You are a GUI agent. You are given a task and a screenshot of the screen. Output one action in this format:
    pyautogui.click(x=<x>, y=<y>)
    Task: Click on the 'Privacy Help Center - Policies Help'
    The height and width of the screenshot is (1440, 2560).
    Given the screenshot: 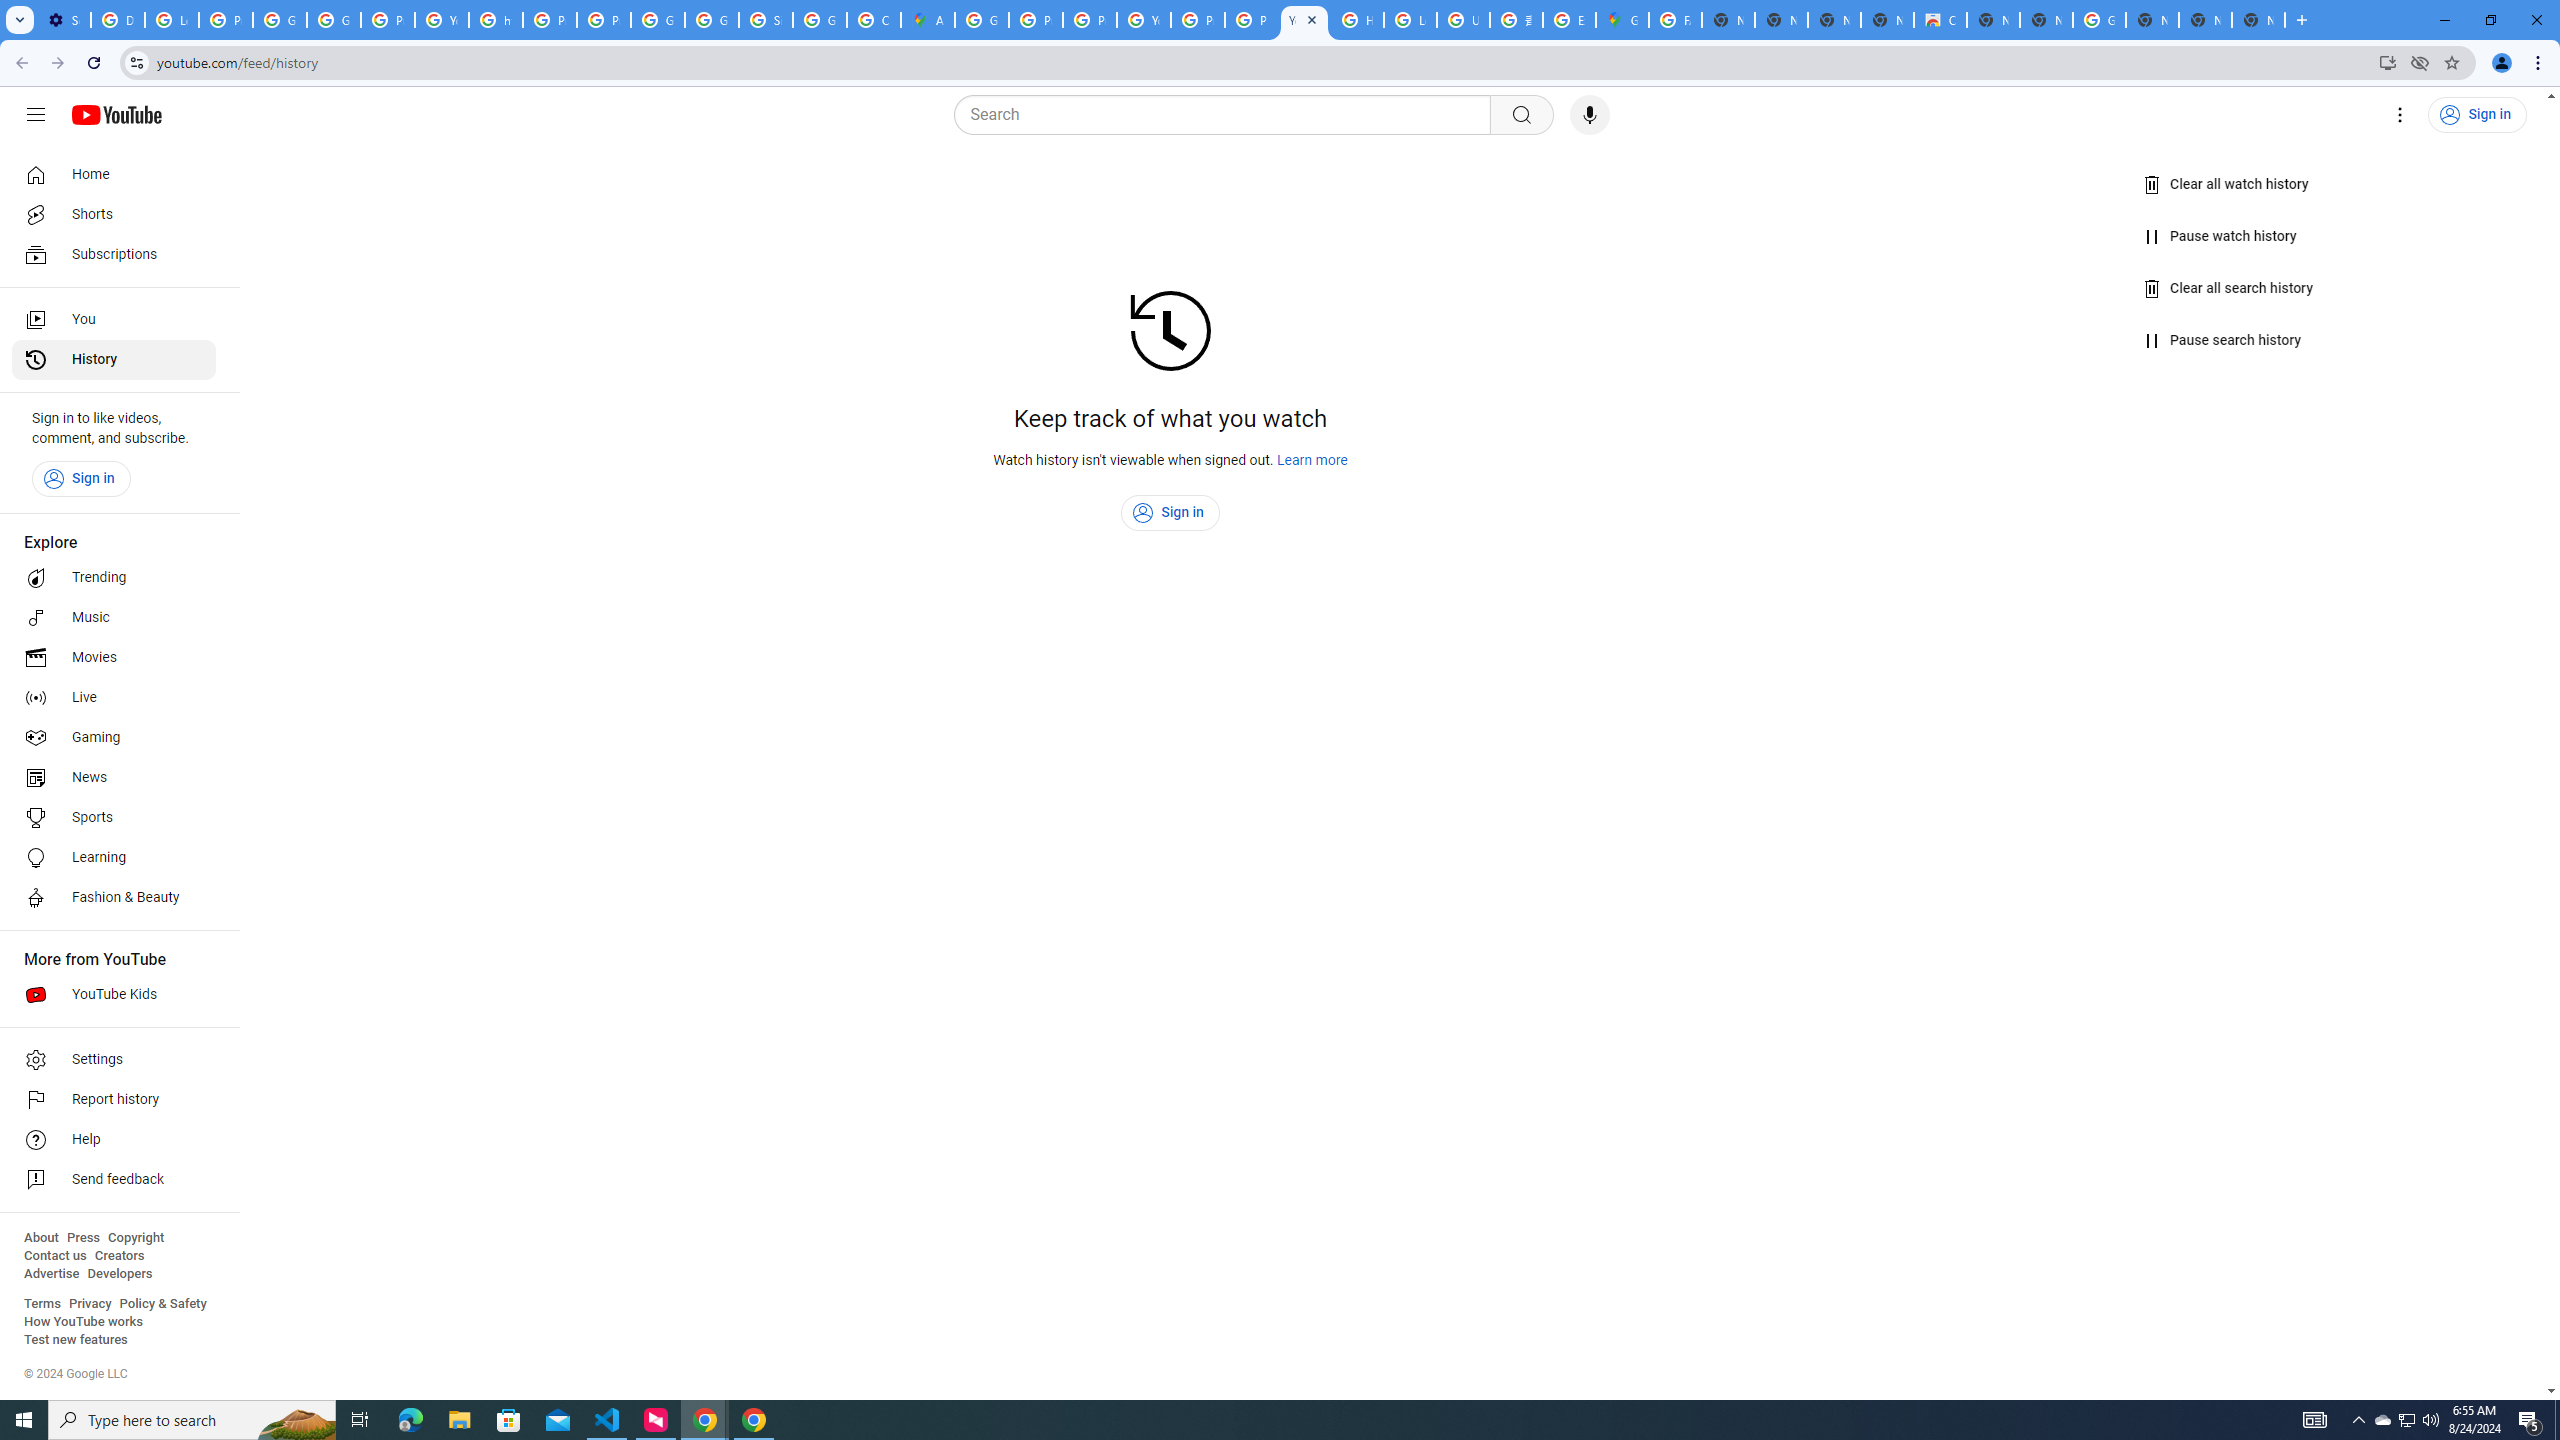 What is the action you would take?
    pyautogui.click(x=1089, y=19)
    